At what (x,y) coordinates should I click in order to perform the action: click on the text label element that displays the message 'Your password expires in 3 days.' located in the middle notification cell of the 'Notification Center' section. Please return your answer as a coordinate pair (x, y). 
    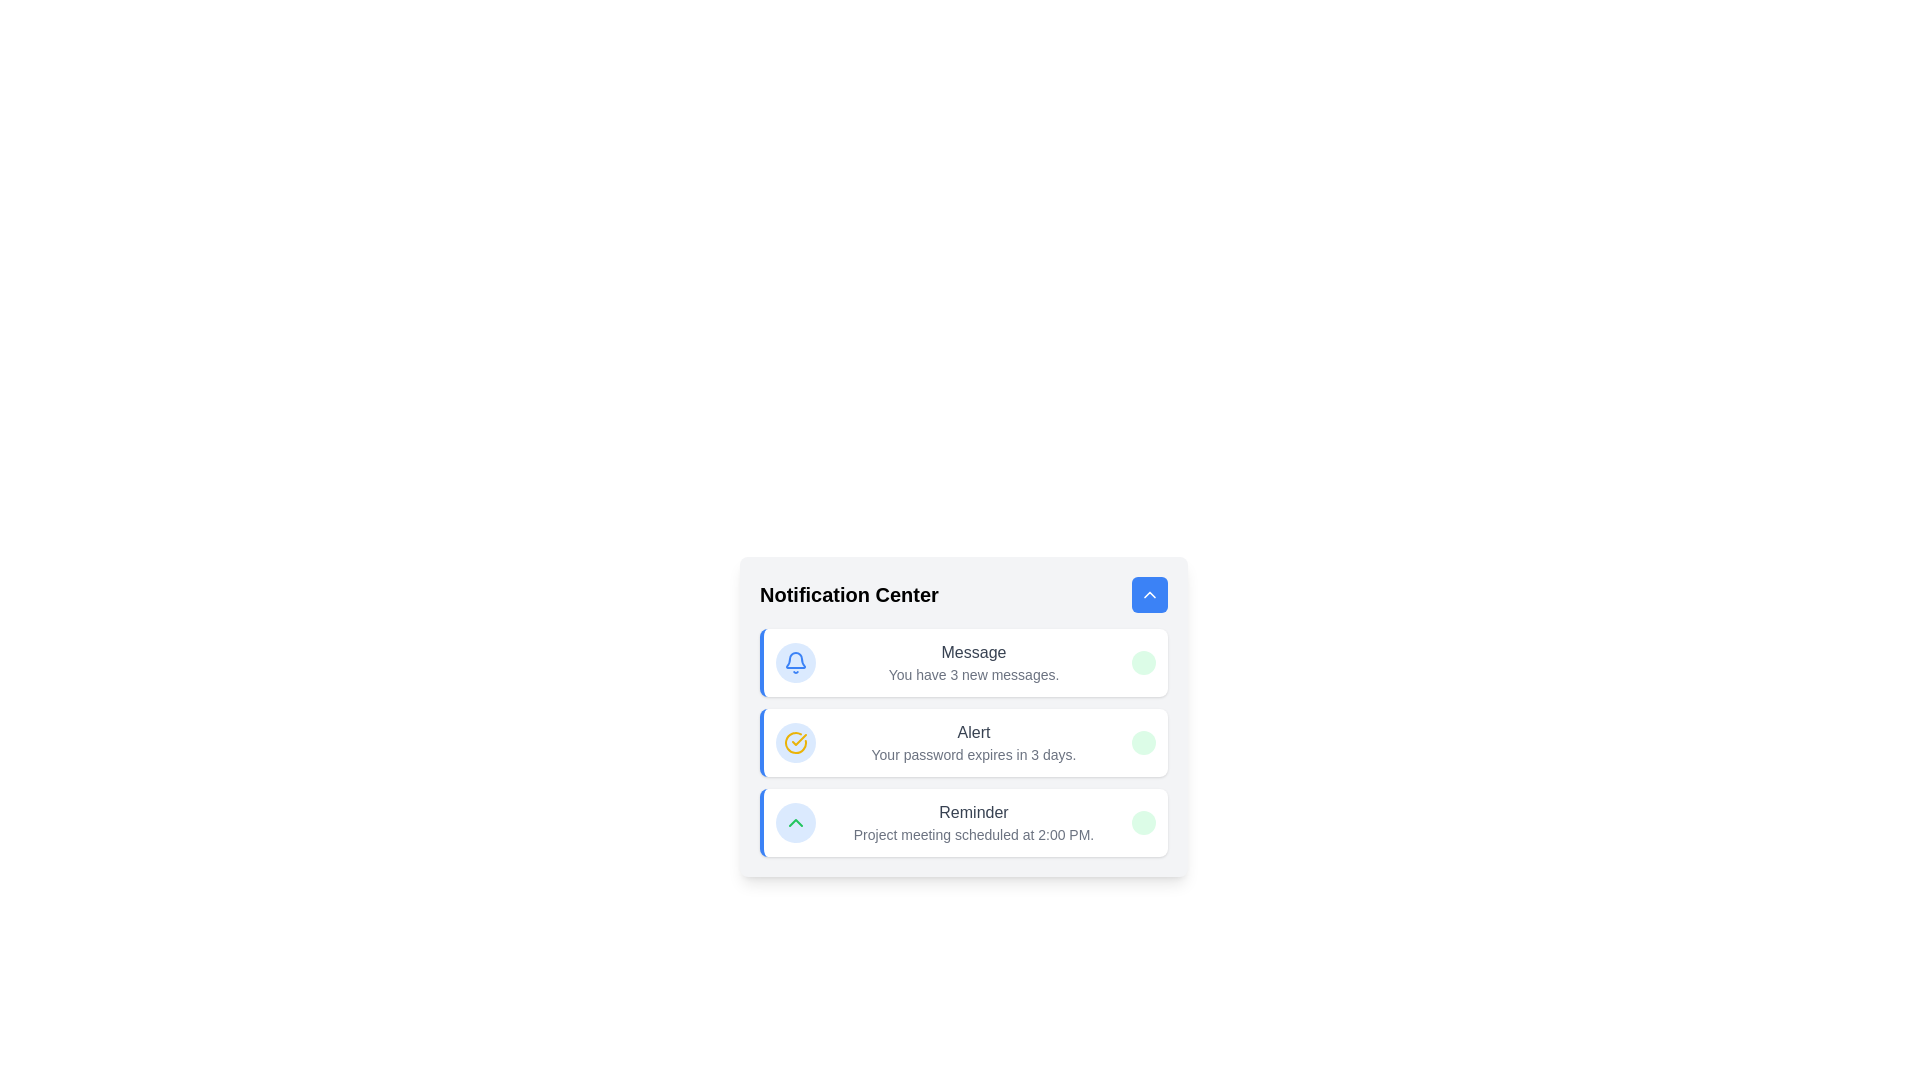
    Looking at the image, I should click on (974, 755).